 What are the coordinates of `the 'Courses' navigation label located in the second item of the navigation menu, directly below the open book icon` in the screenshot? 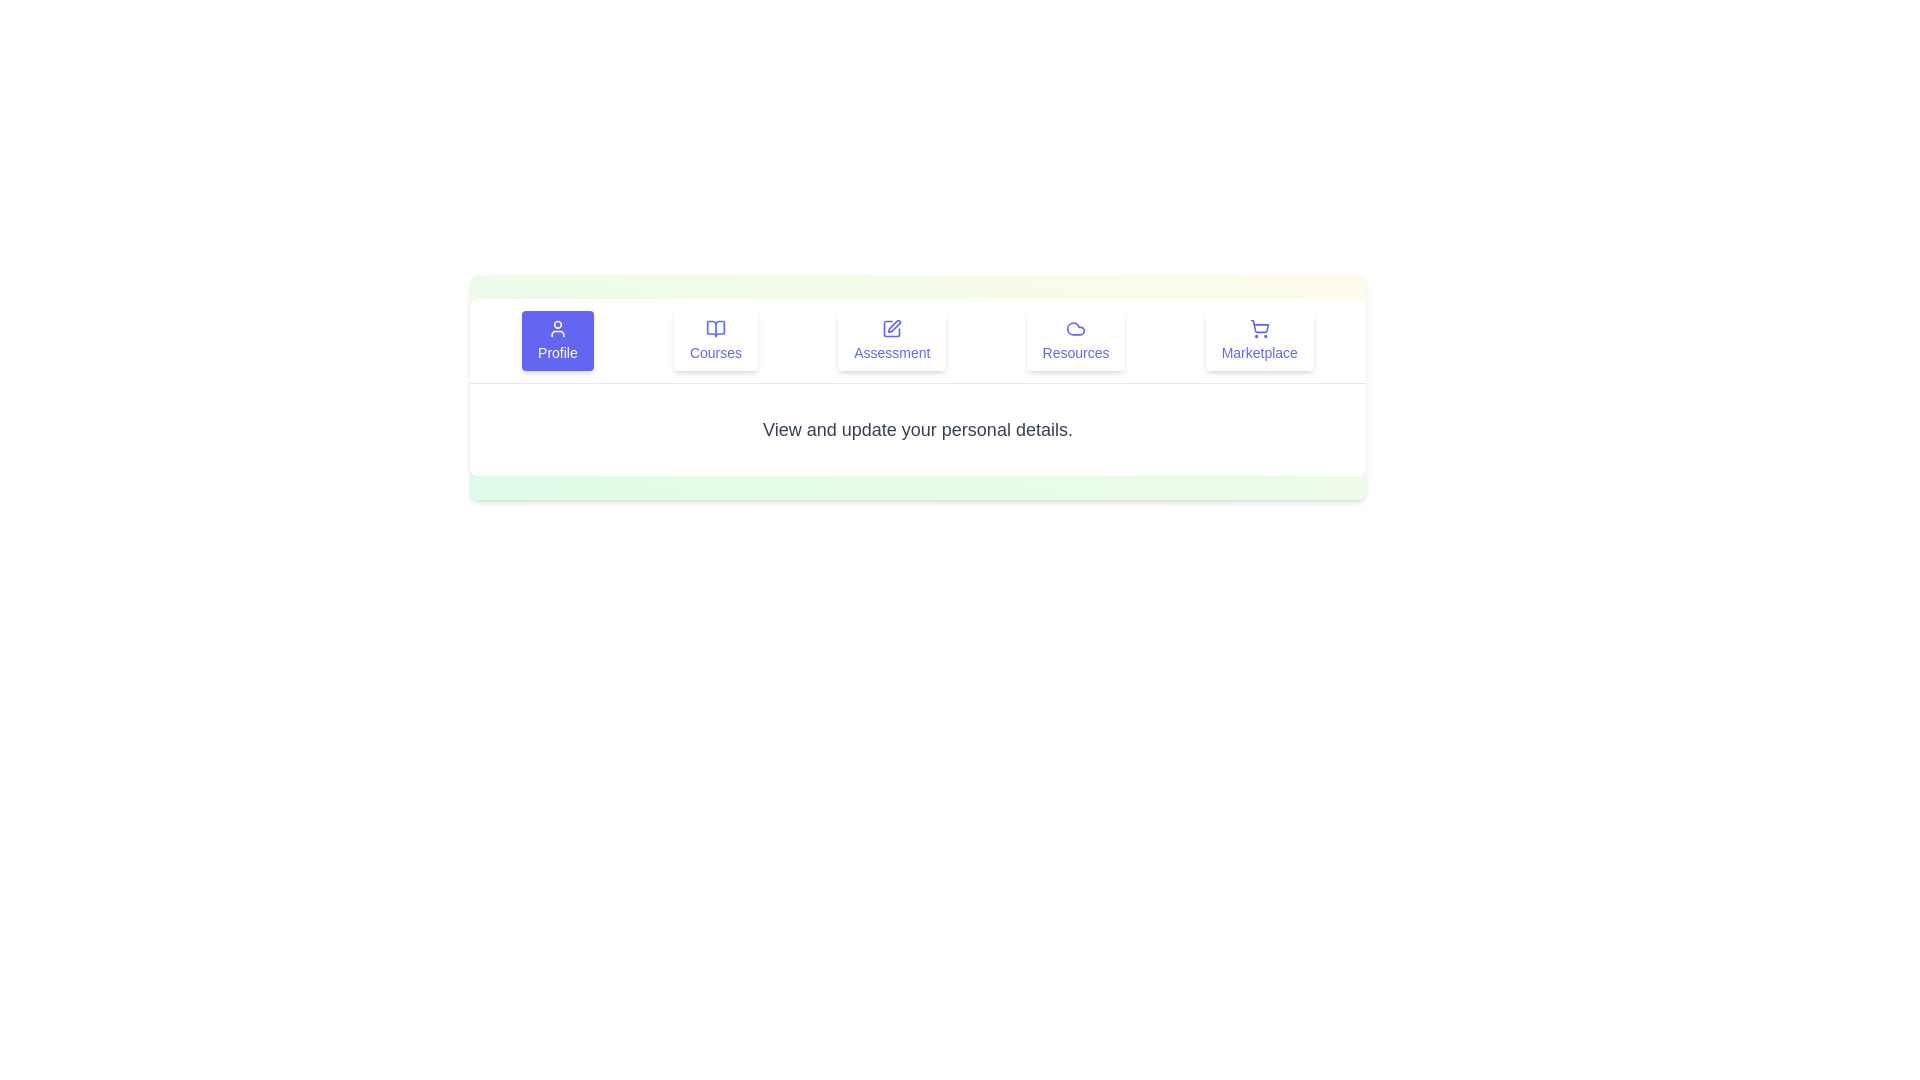 It's located at (715, 352).